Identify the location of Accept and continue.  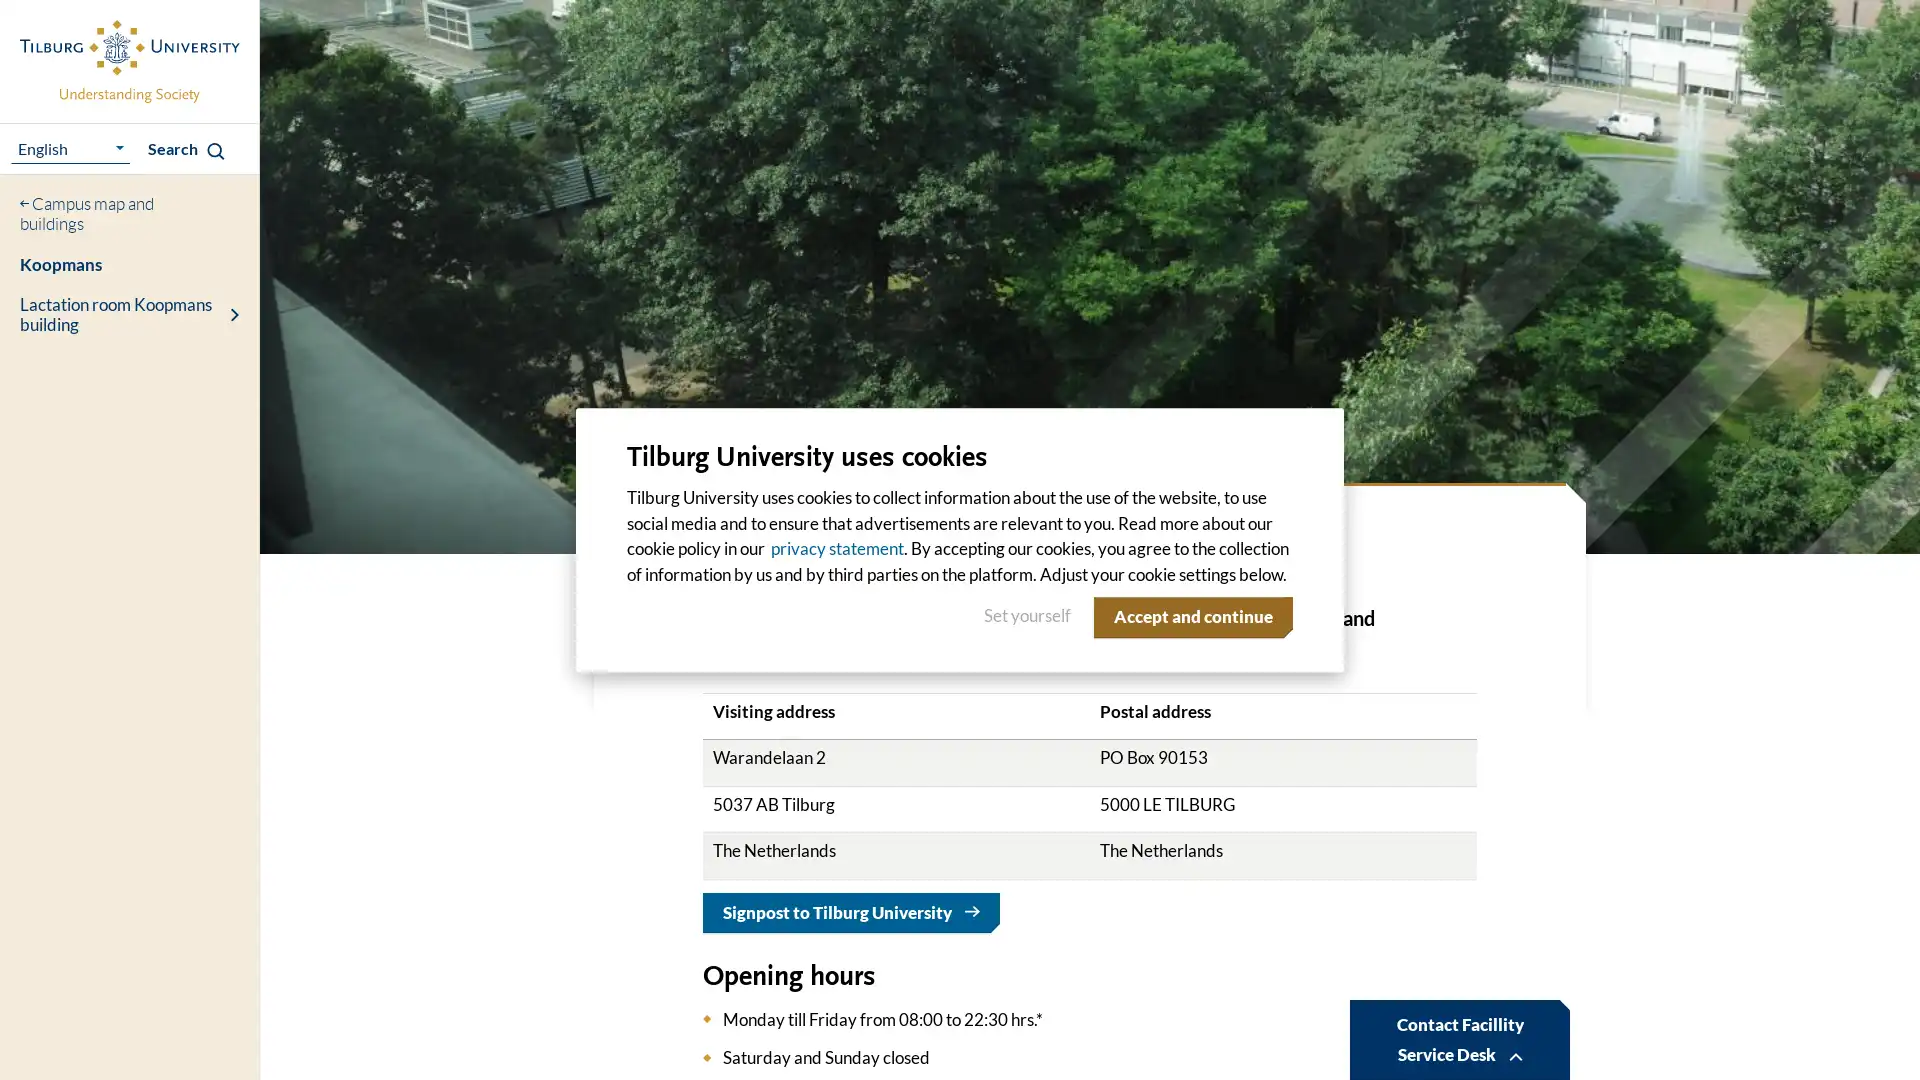
(1189, 616).